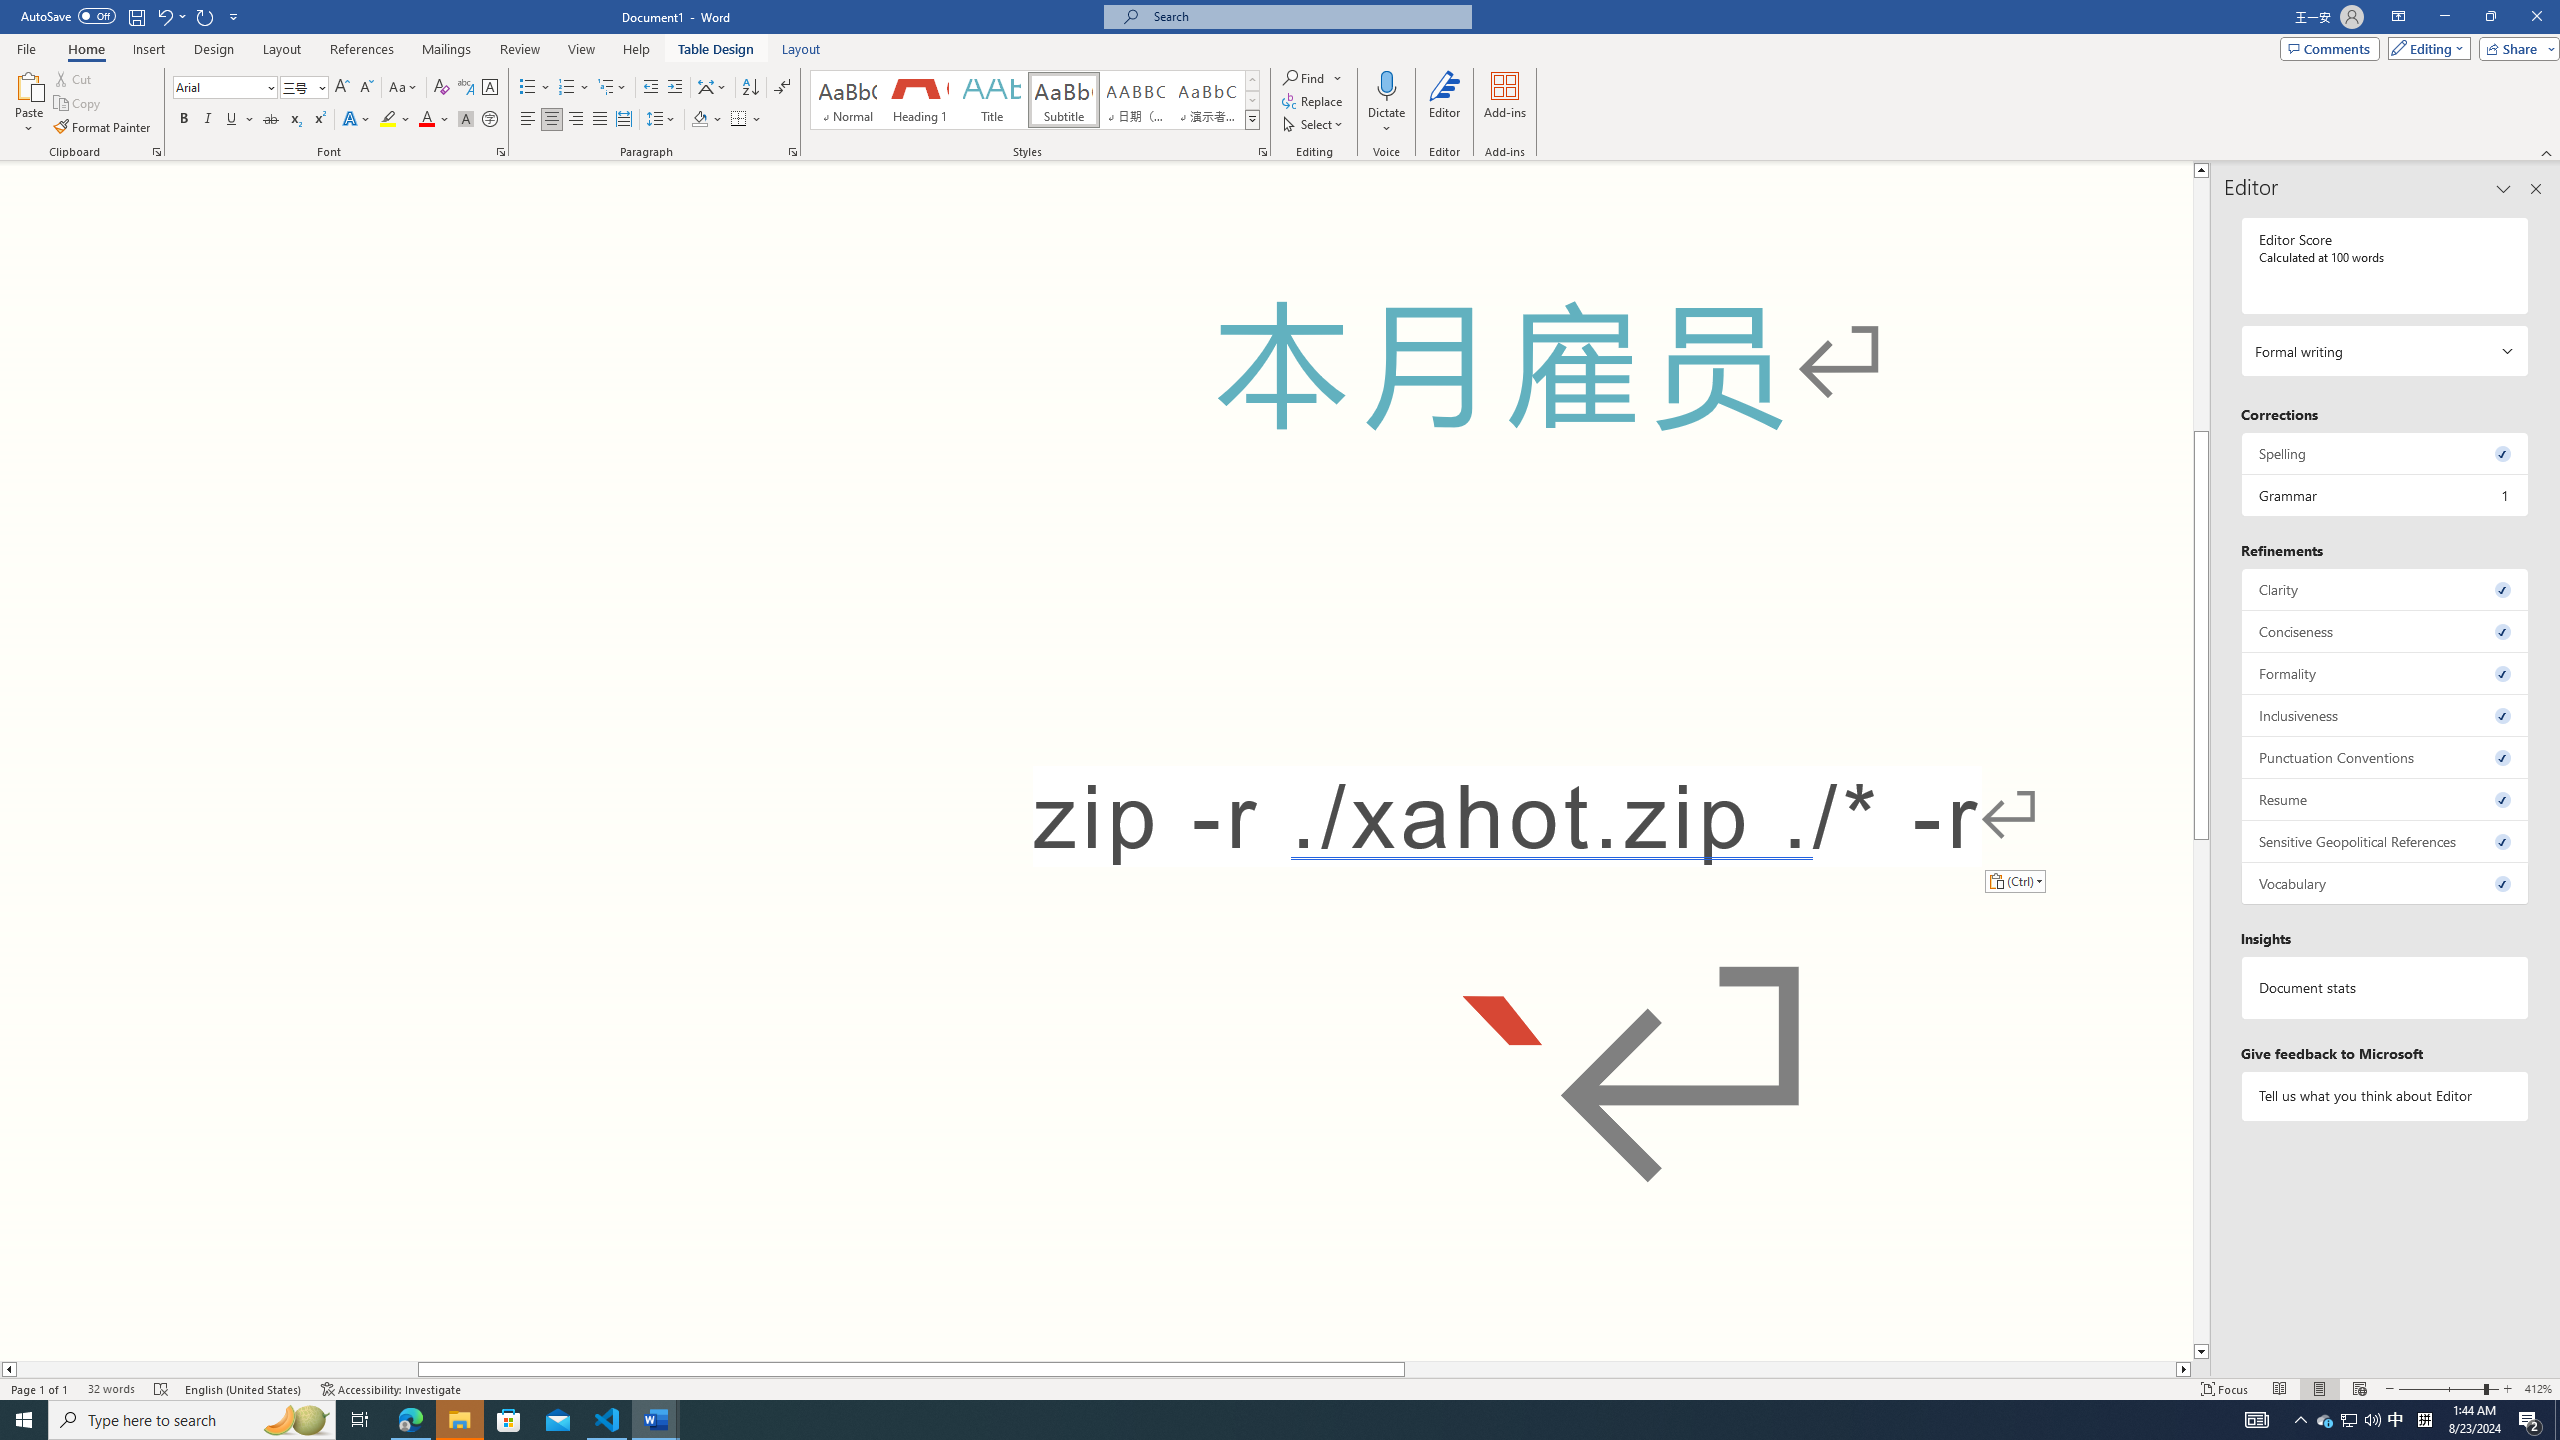 The image size is (2560, 1440). I want to click on 'Title', so click(991, 99).